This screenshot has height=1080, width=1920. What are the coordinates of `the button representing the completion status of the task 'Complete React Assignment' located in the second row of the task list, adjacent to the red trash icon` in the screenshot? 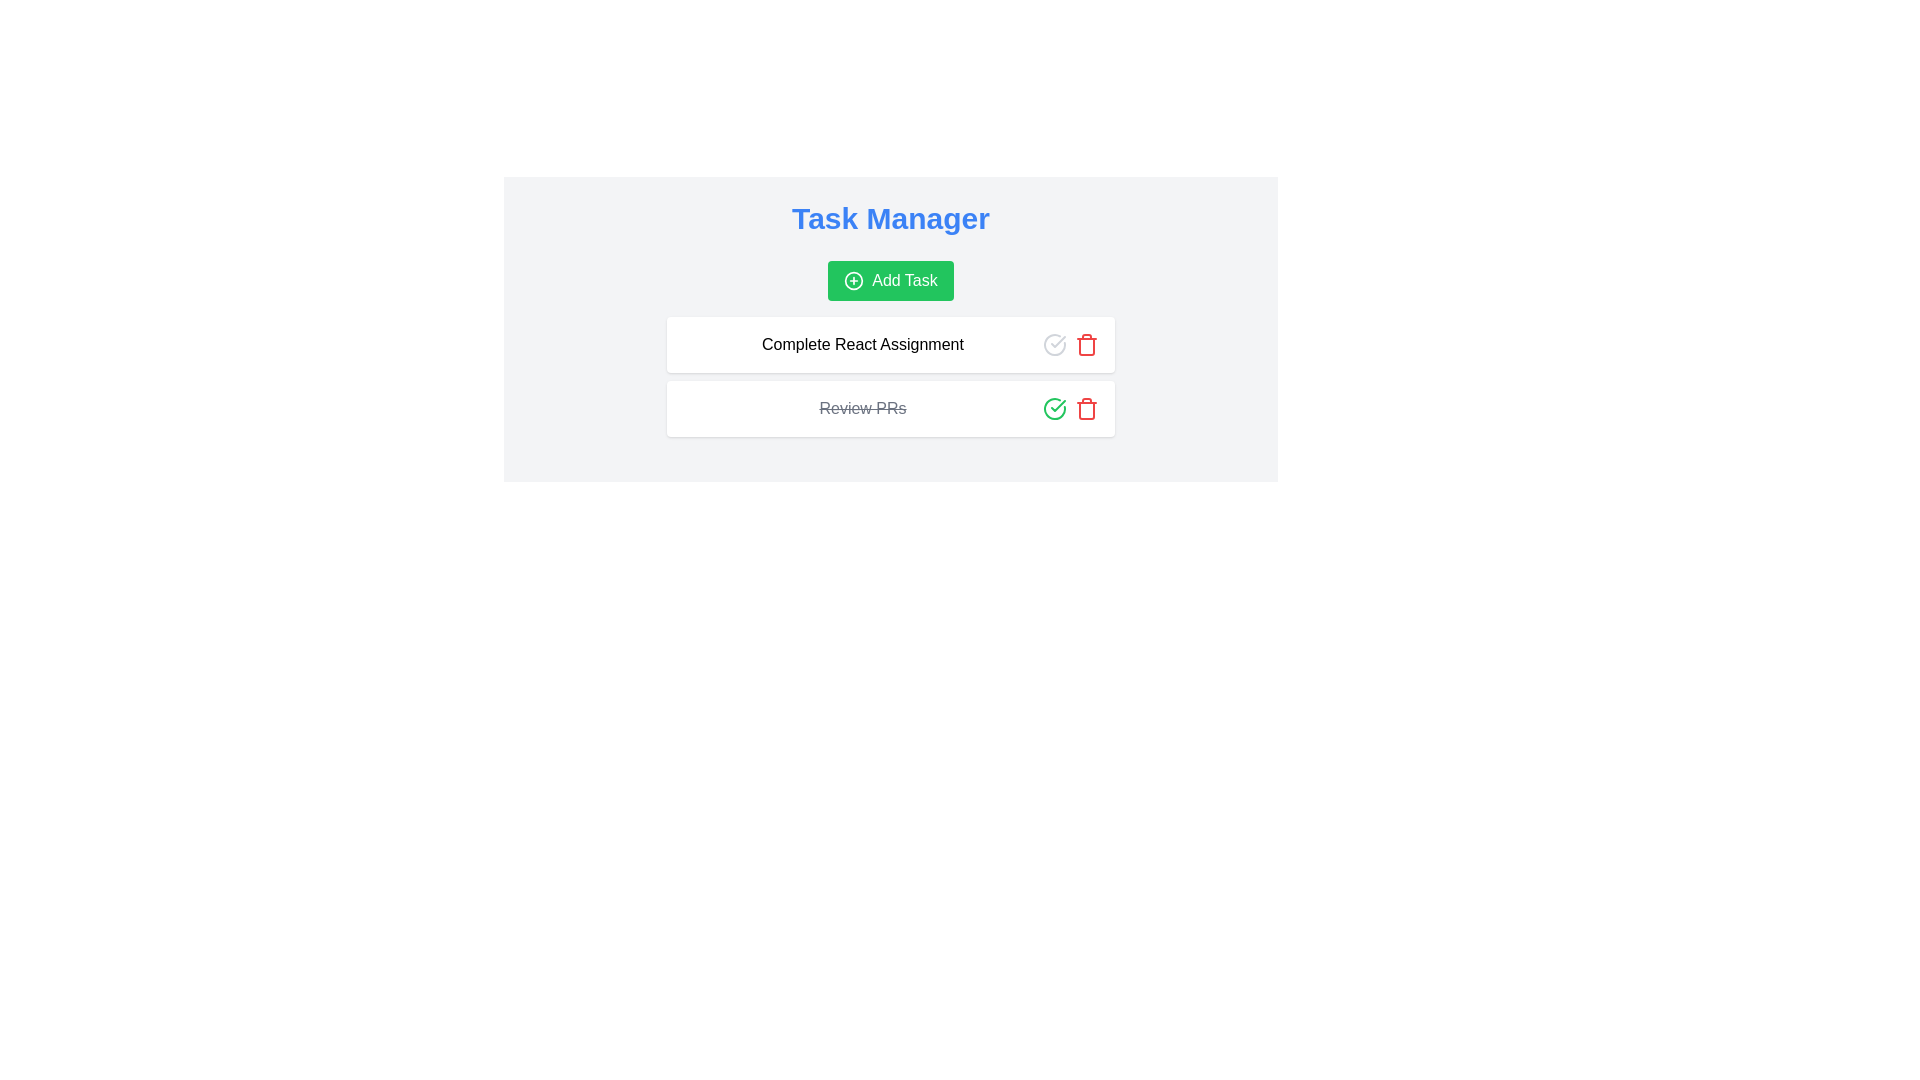 It's located at (1054, 343).